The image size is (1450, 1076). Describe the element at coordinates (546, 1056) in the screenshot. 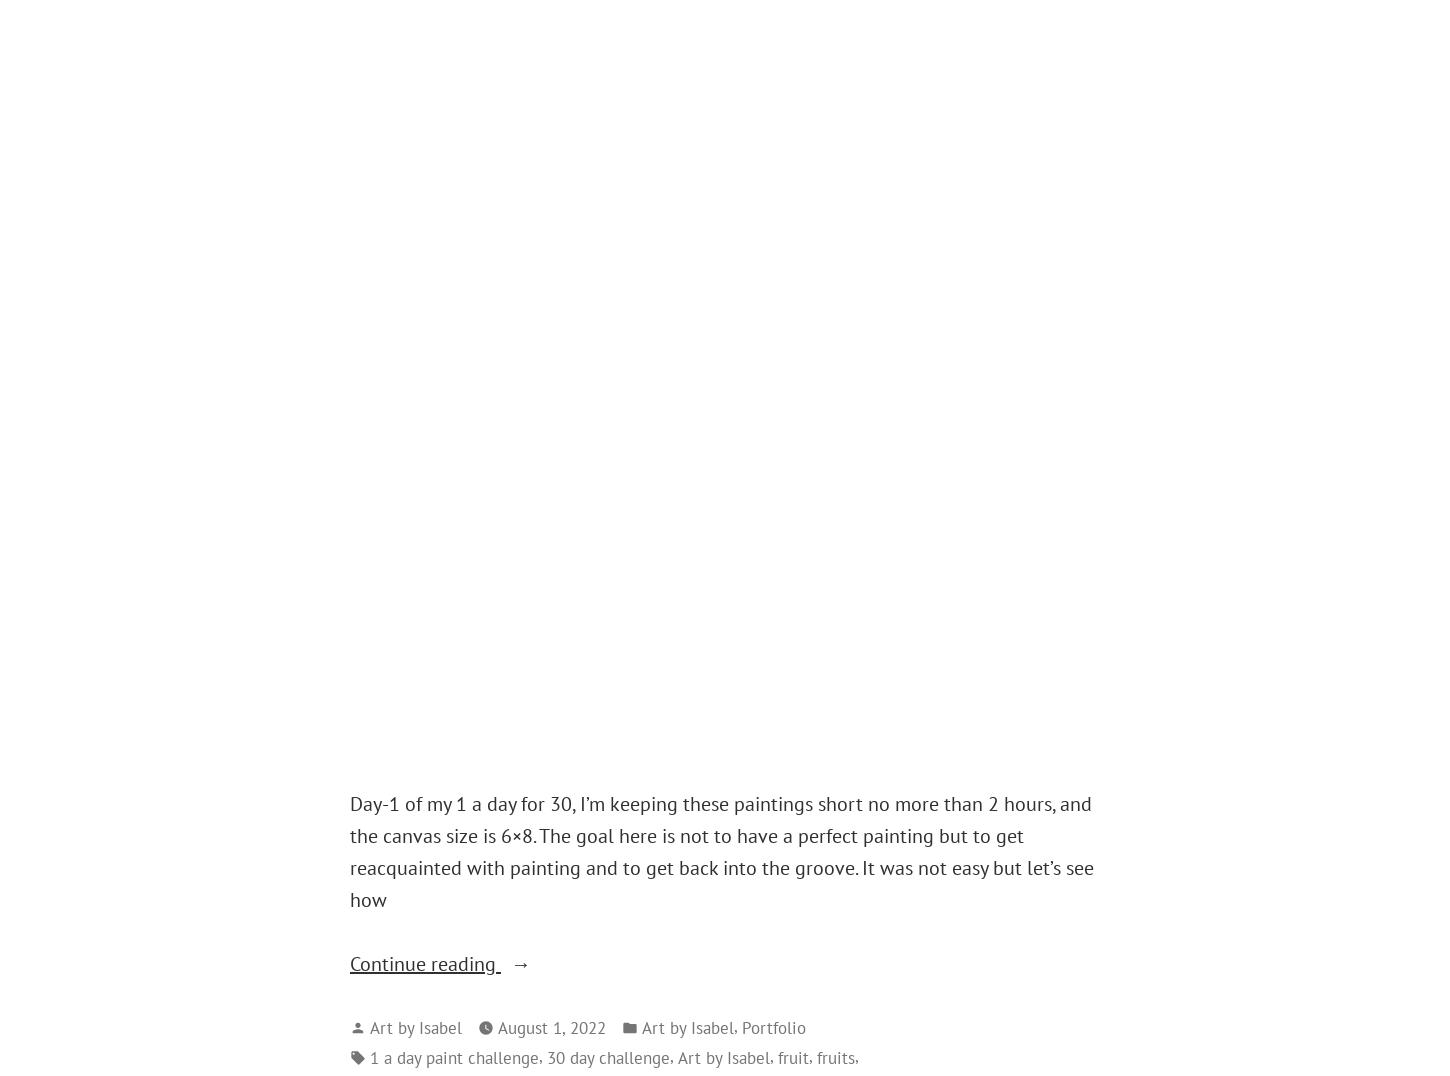

I see `'30 day challenge'` at that location.